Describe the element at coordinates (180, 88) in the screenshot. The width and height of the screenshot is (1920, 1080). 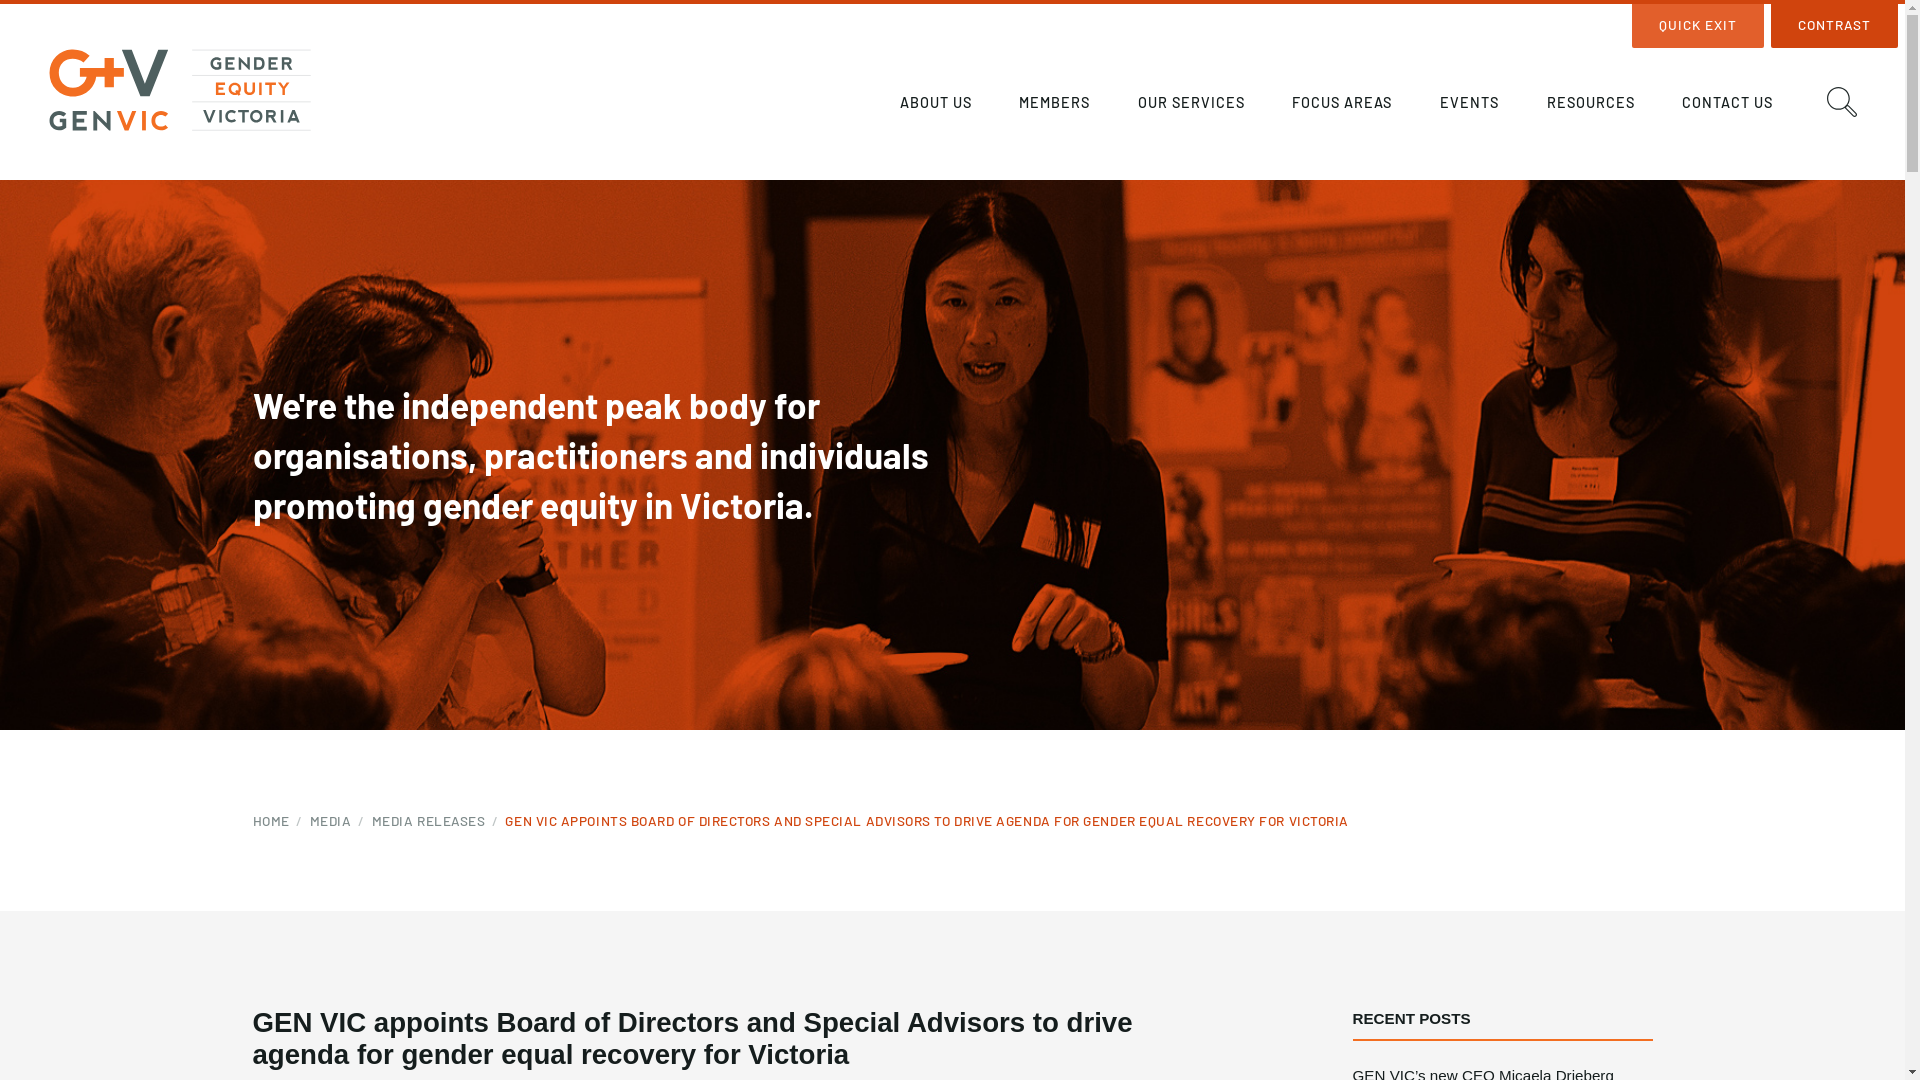
I see `'Gender Equity Victoria'` at that location.